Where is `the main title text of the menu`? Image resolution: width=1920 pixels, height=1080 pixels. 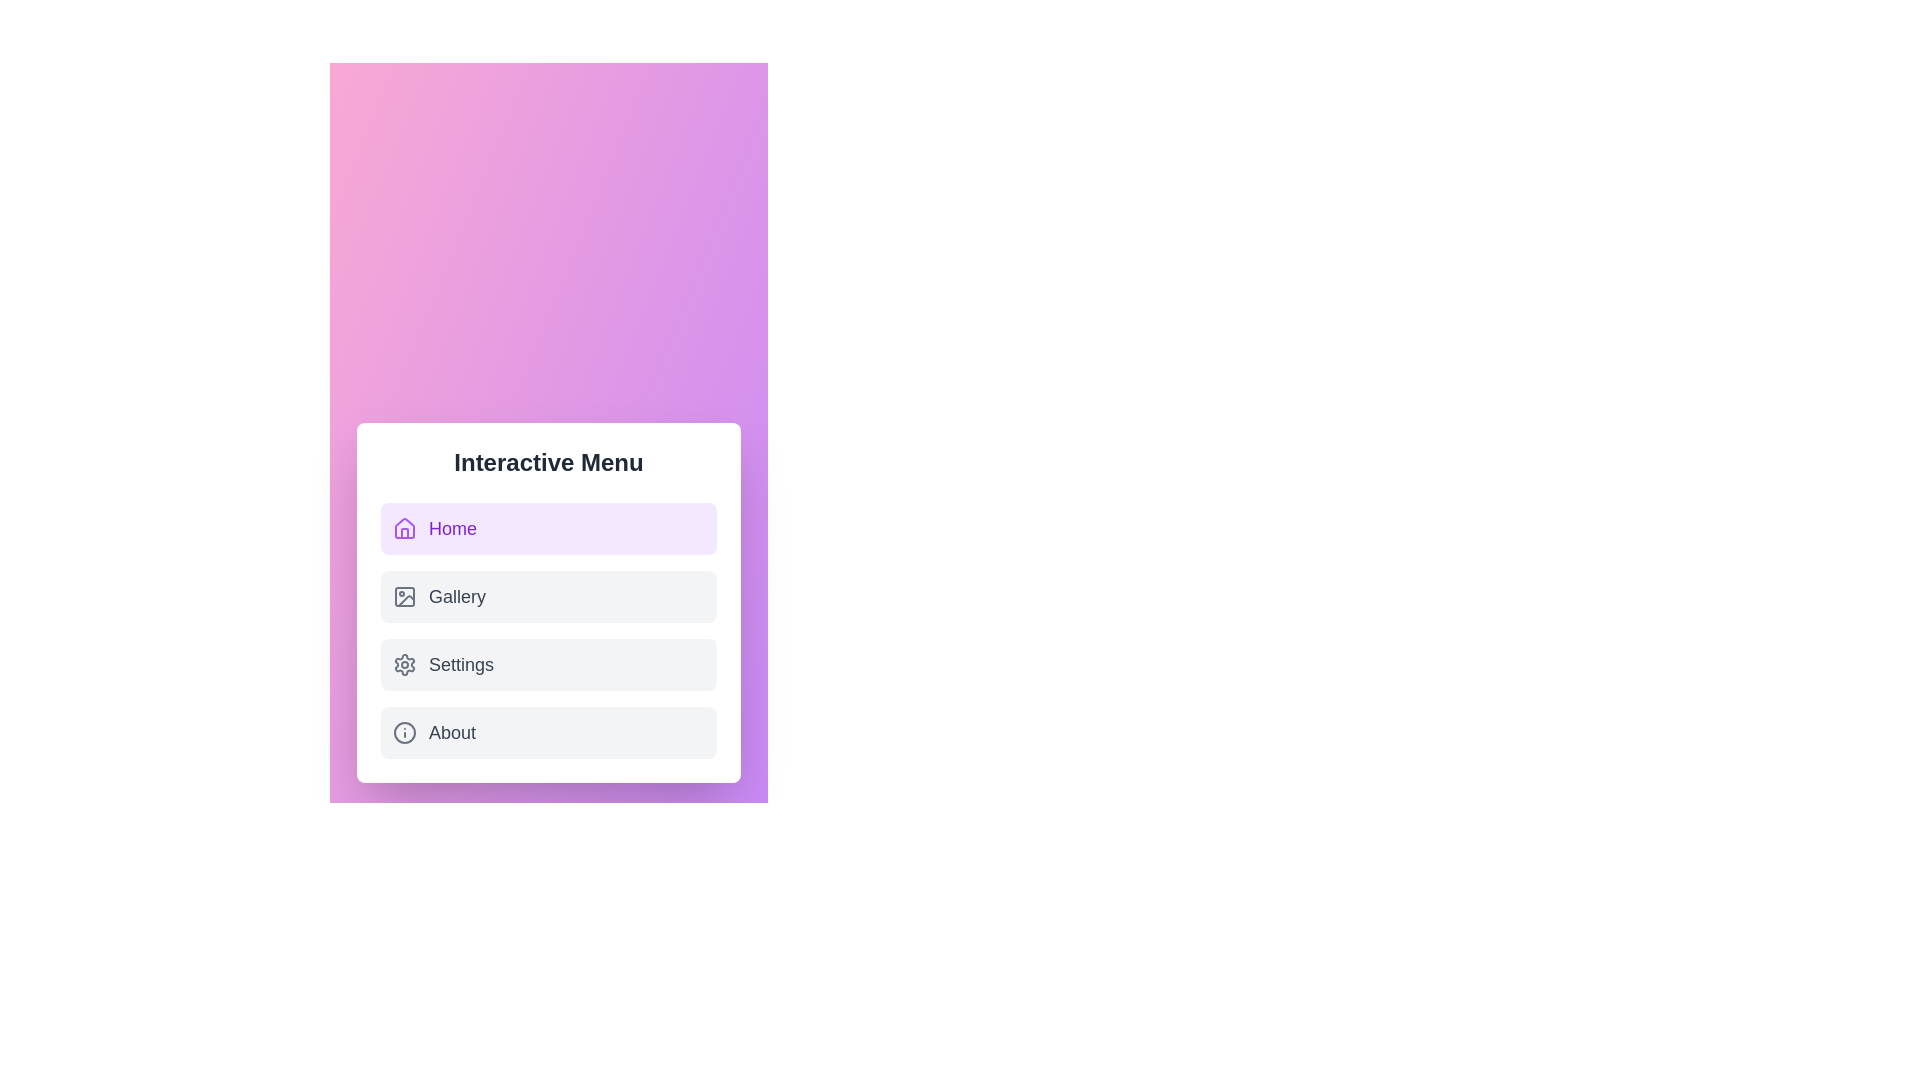
the main title text of the menu is located at coordinates (548, 462).